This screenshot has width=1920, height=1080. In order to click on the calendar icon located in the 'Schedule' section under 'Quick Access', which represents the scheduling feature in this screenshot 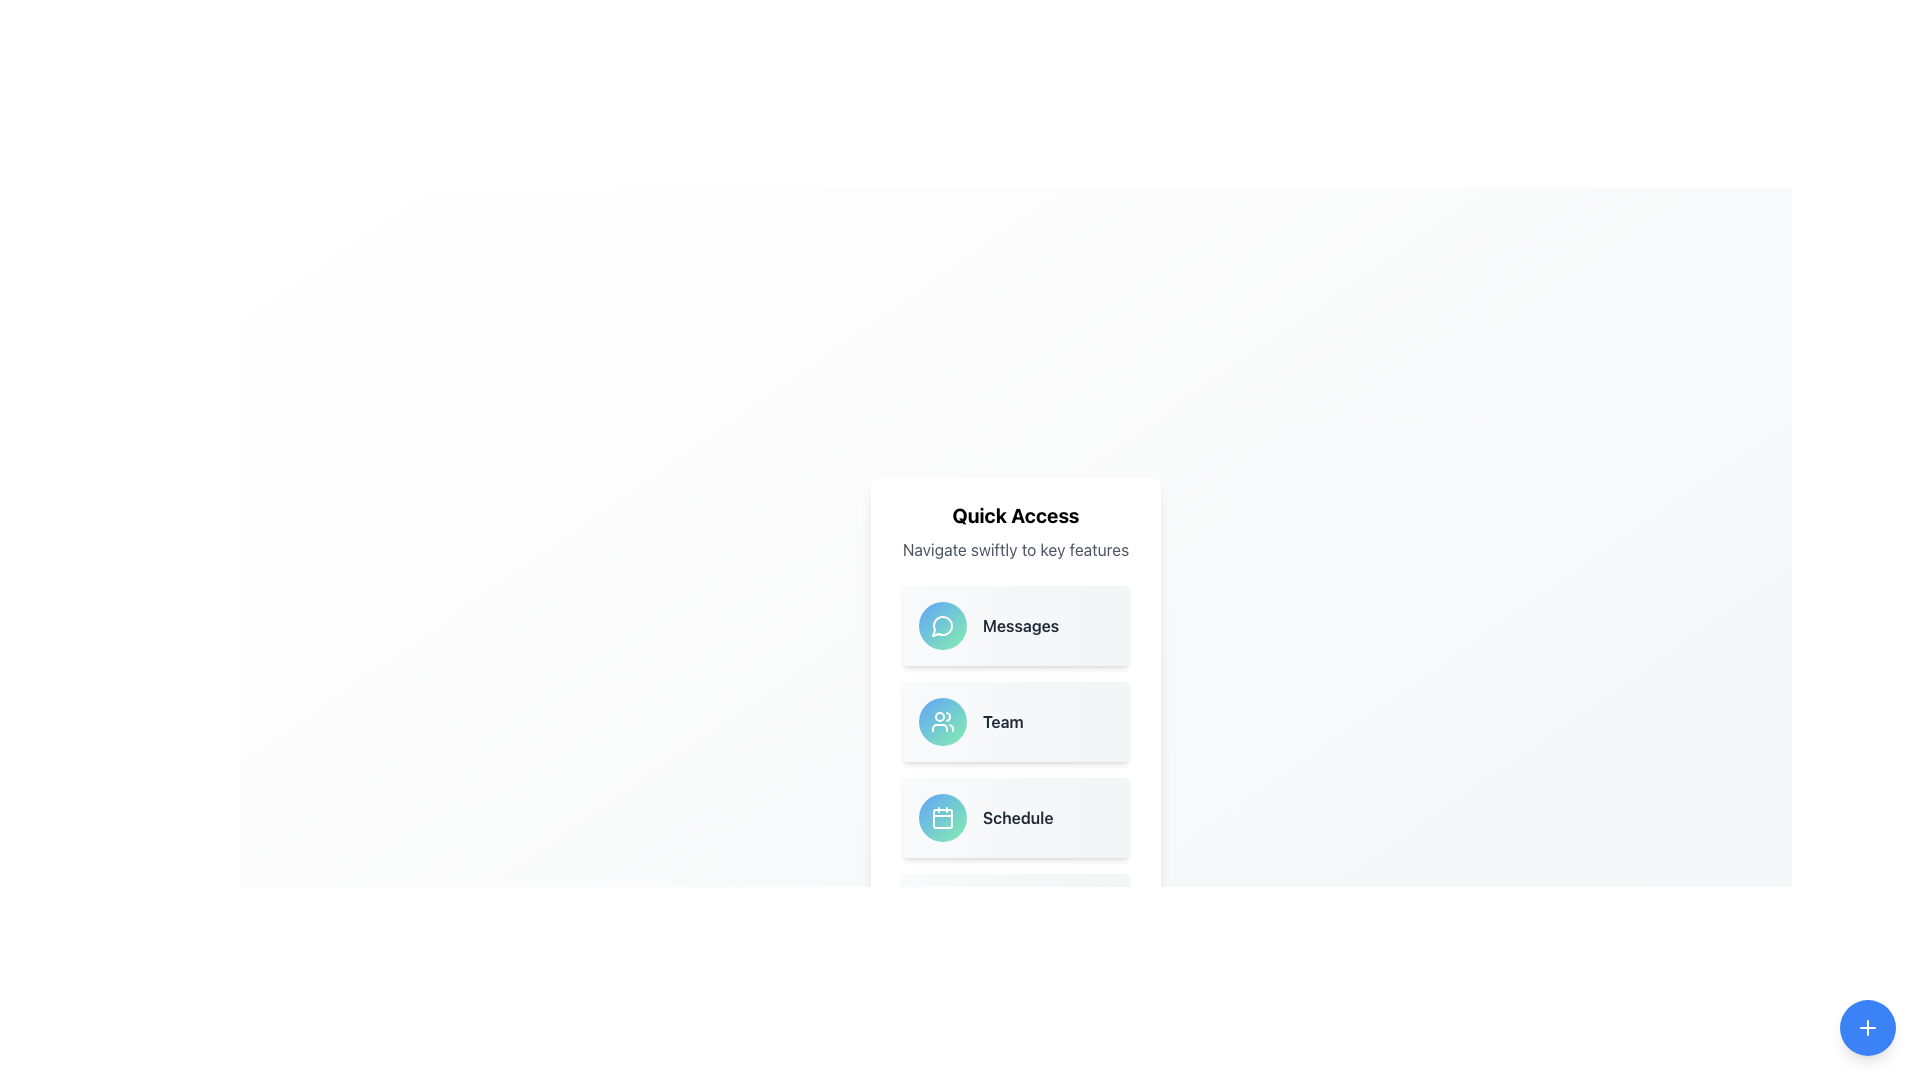, I will do `click(941, 818)`.